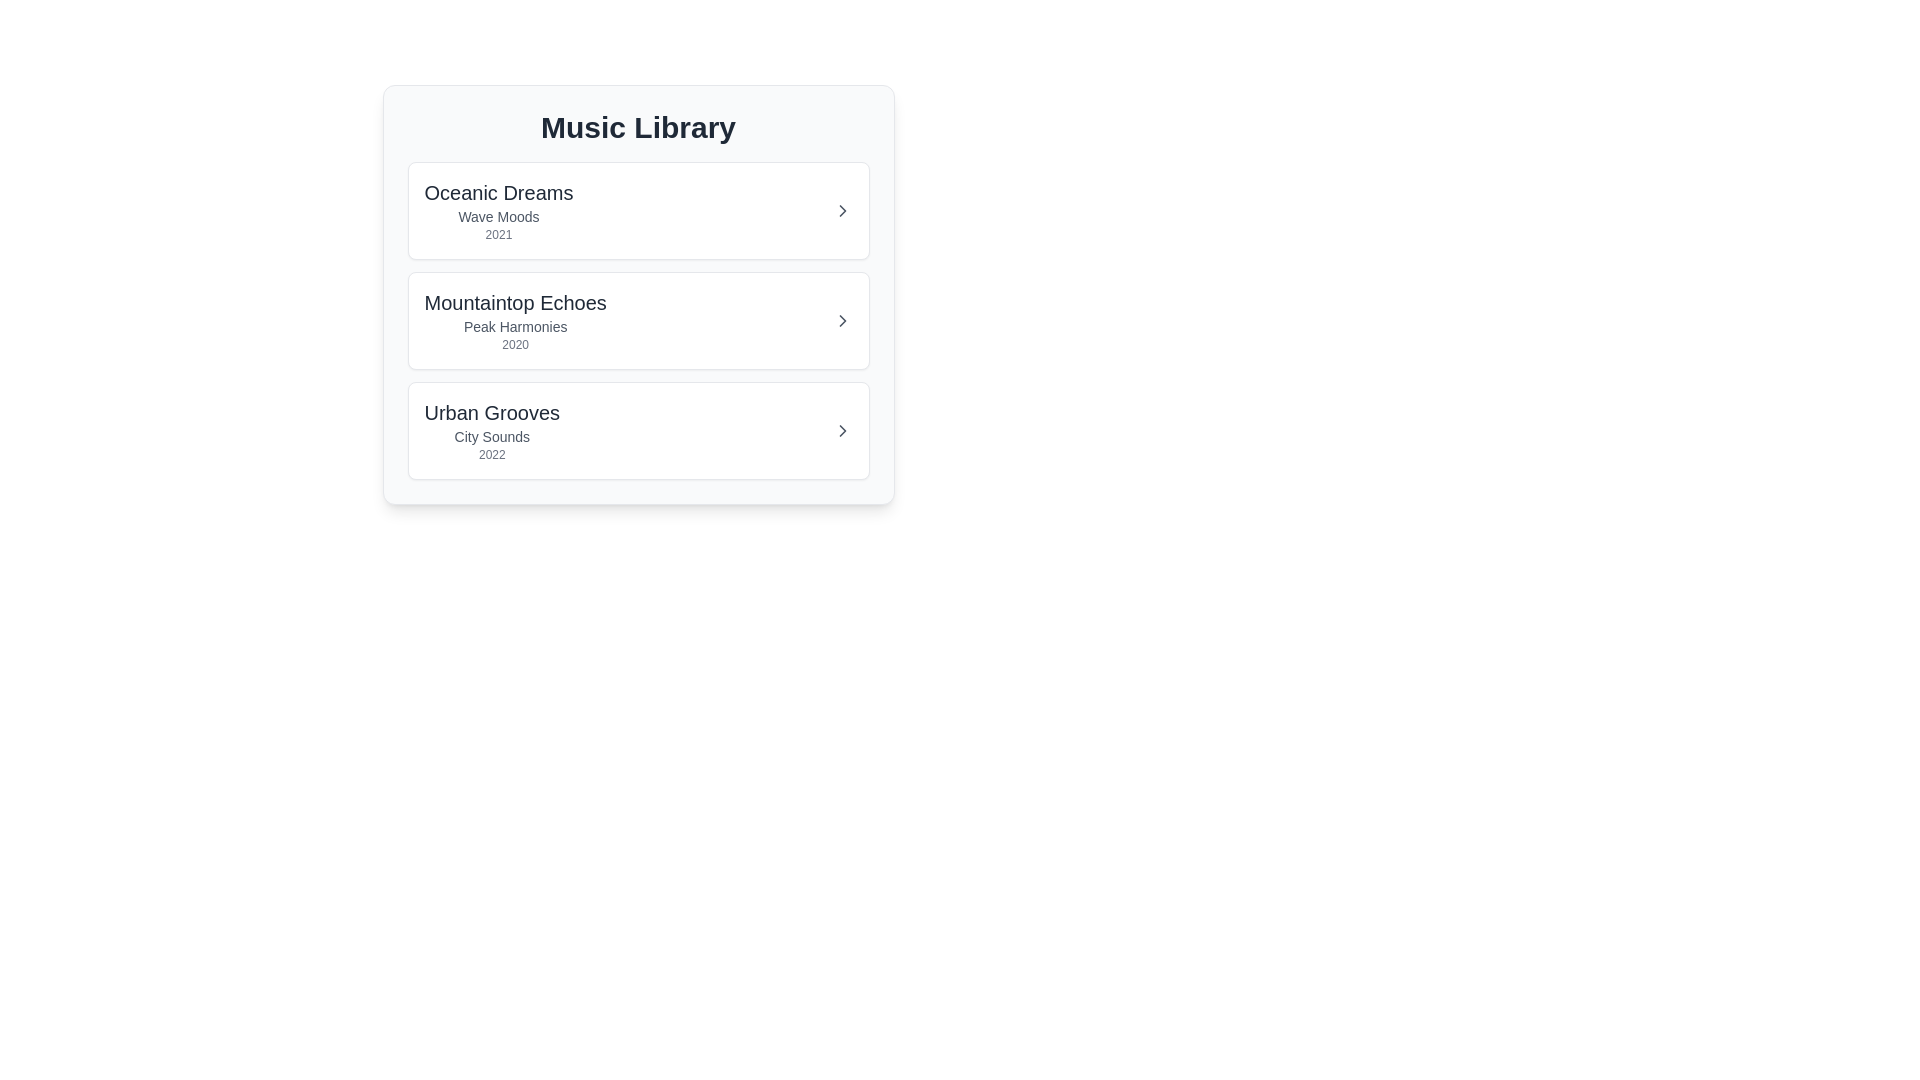  Describe the element at coordinates (637, 127) in the screenshot. I see `the title element 'Music Library' for context` at that location.